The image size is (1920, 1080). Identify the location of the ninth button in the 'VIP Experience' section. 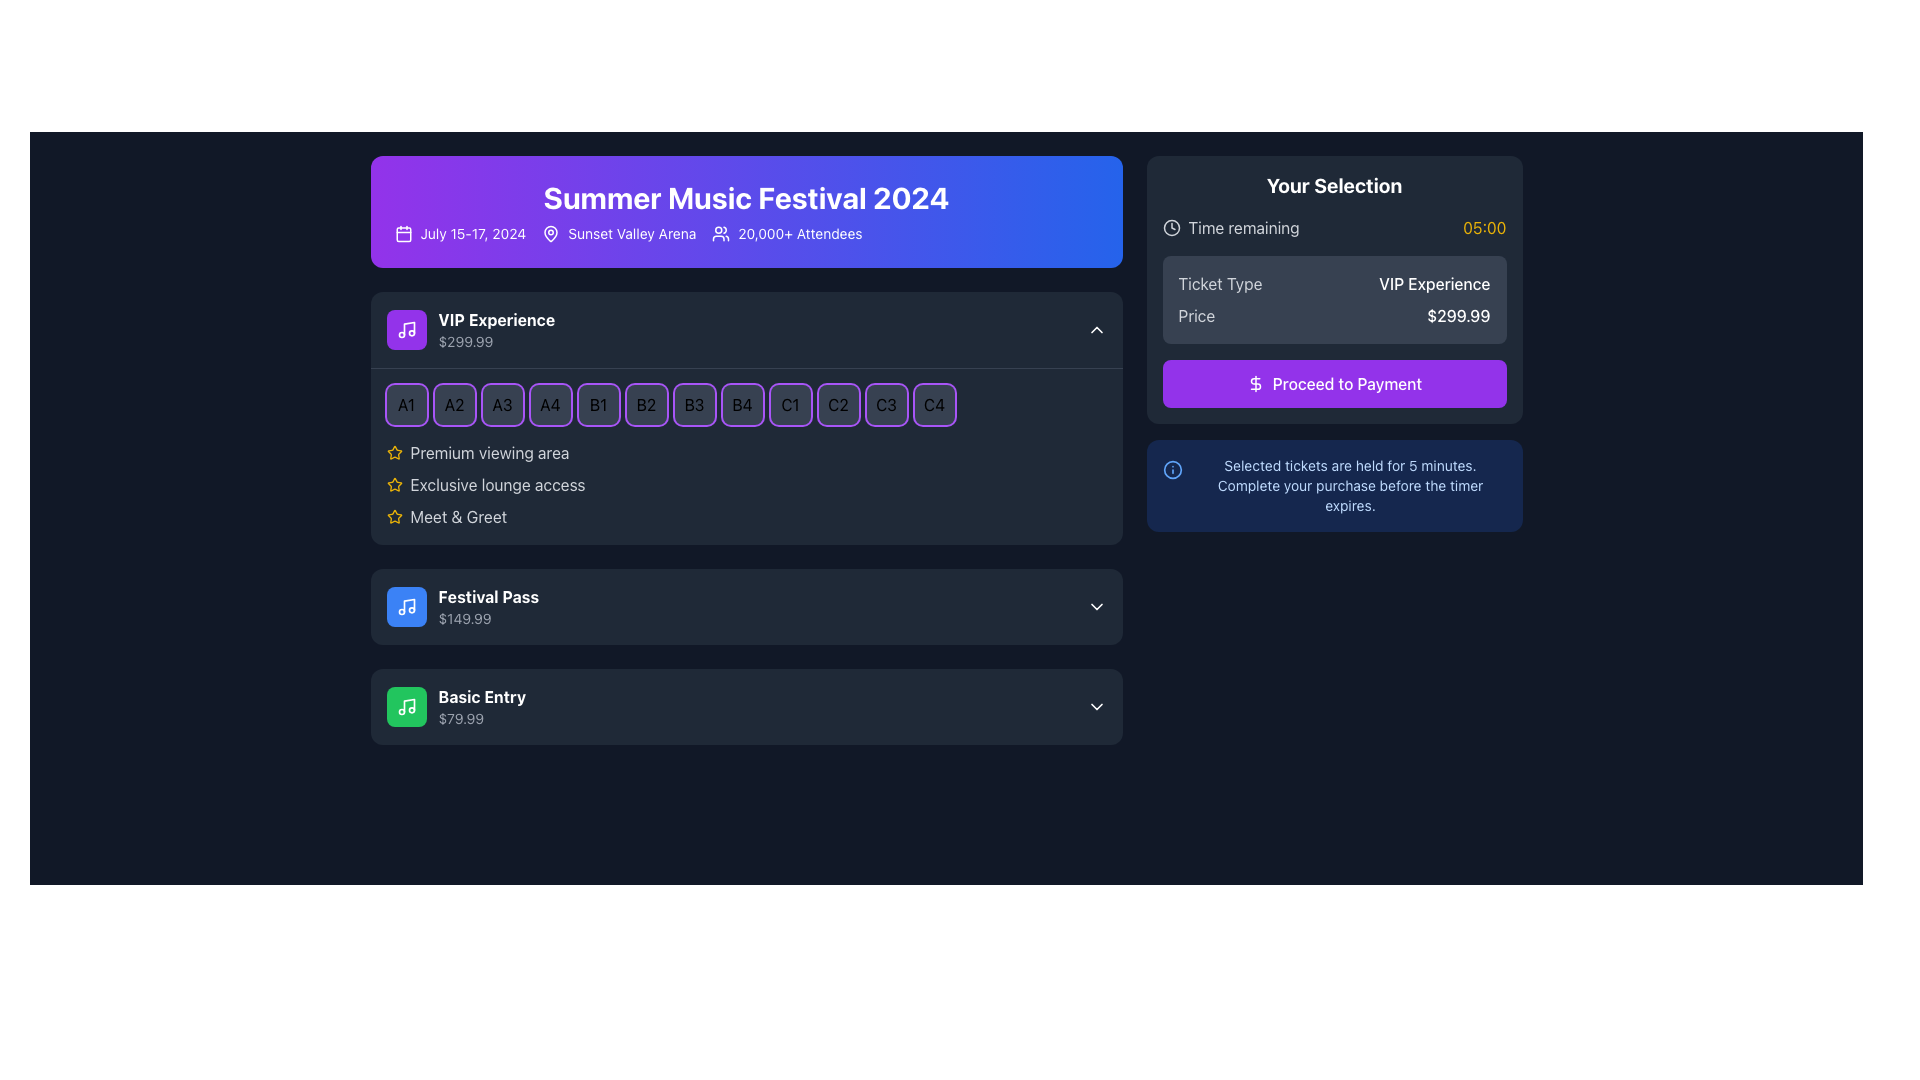
(789, 405).